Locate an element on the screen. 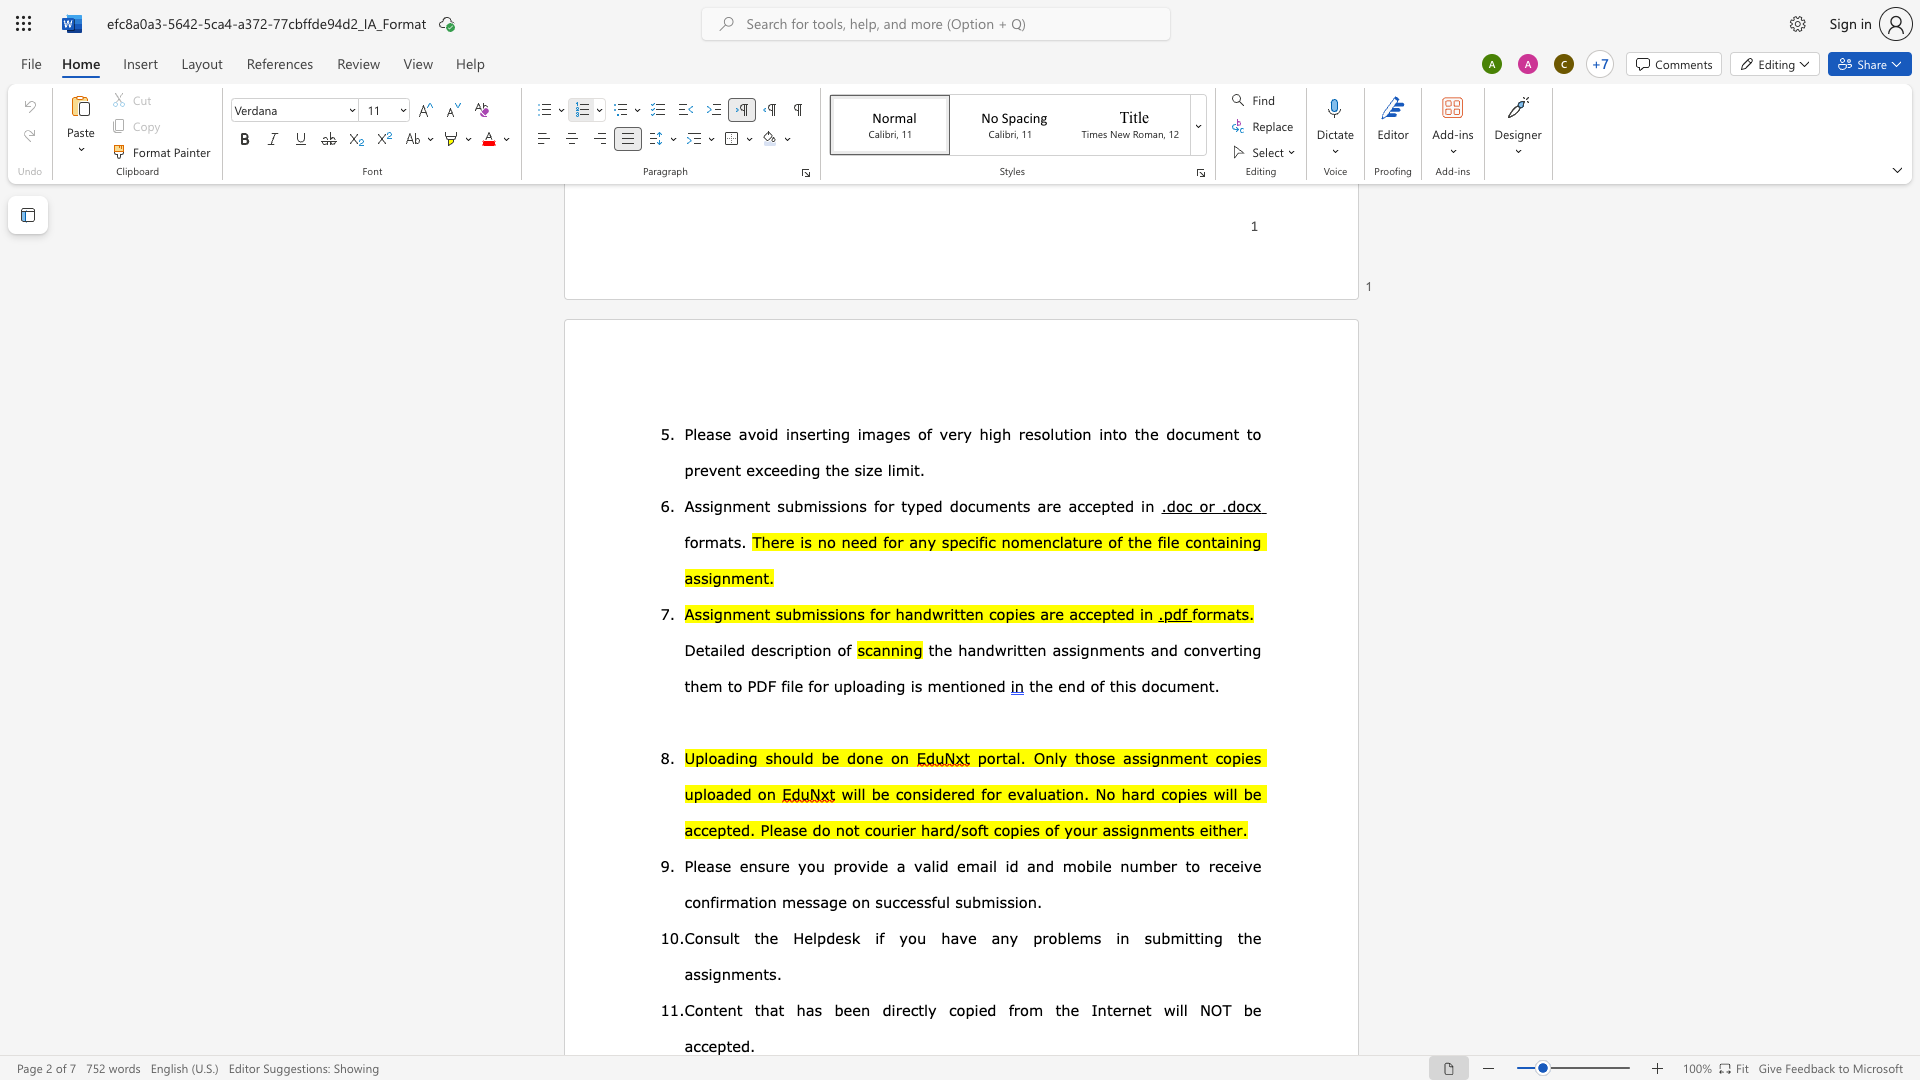 The height and width of the screenshot is (1080, 1920). the space between the continuous character "e" and "p" in the text is located at coordinates (717, 1044).